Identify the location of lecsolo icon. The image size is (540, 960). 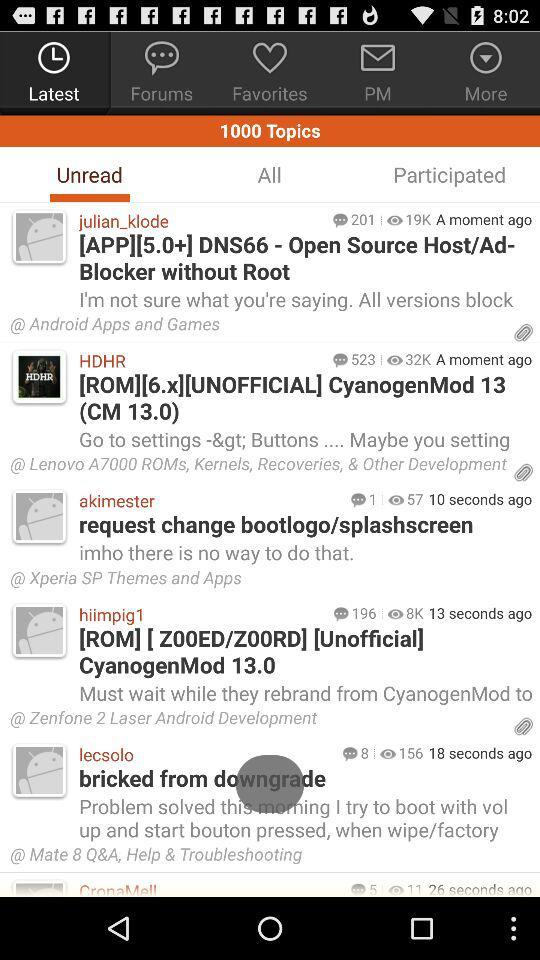
(205, 753).